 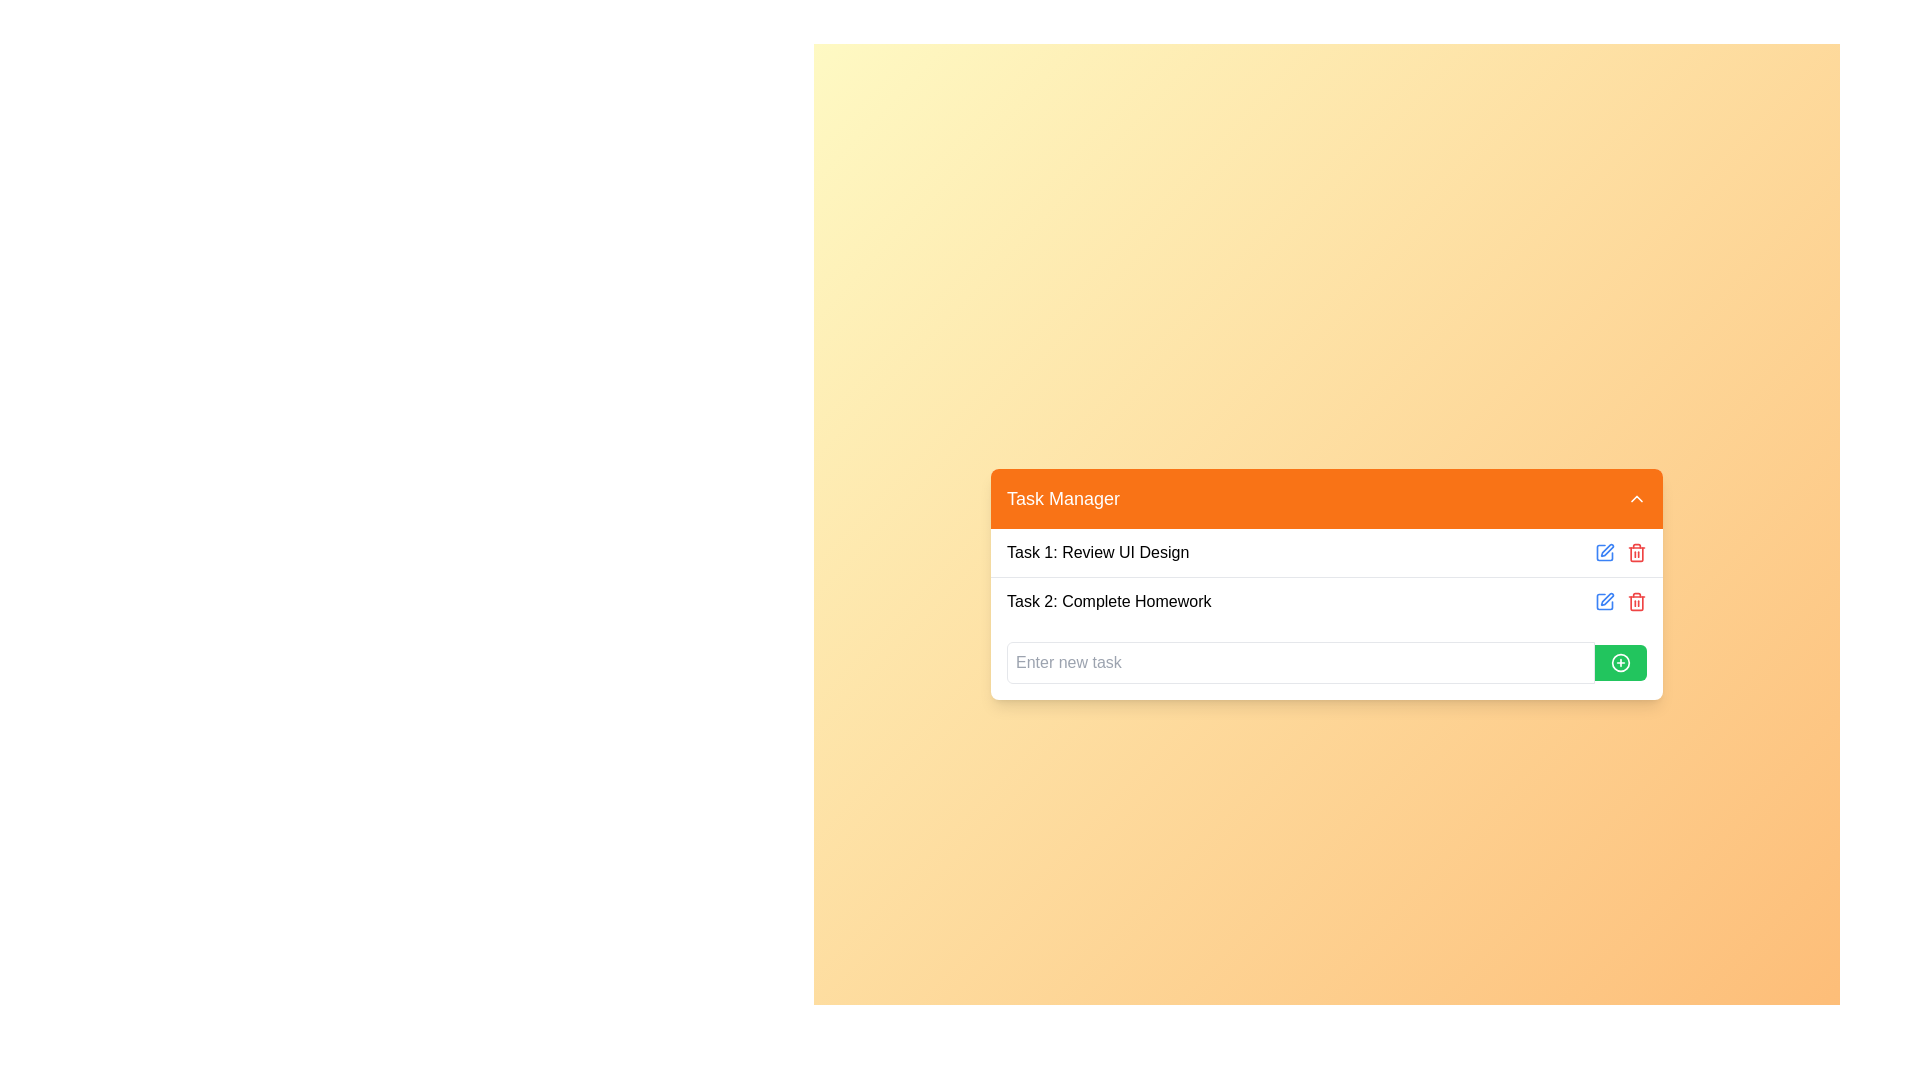 What do you see at coordinates (1097, 552) in the screenshot?
I see `the prominent static text display of the first task item in the task manager application to identify the task` at bounding box center [1097, 552].